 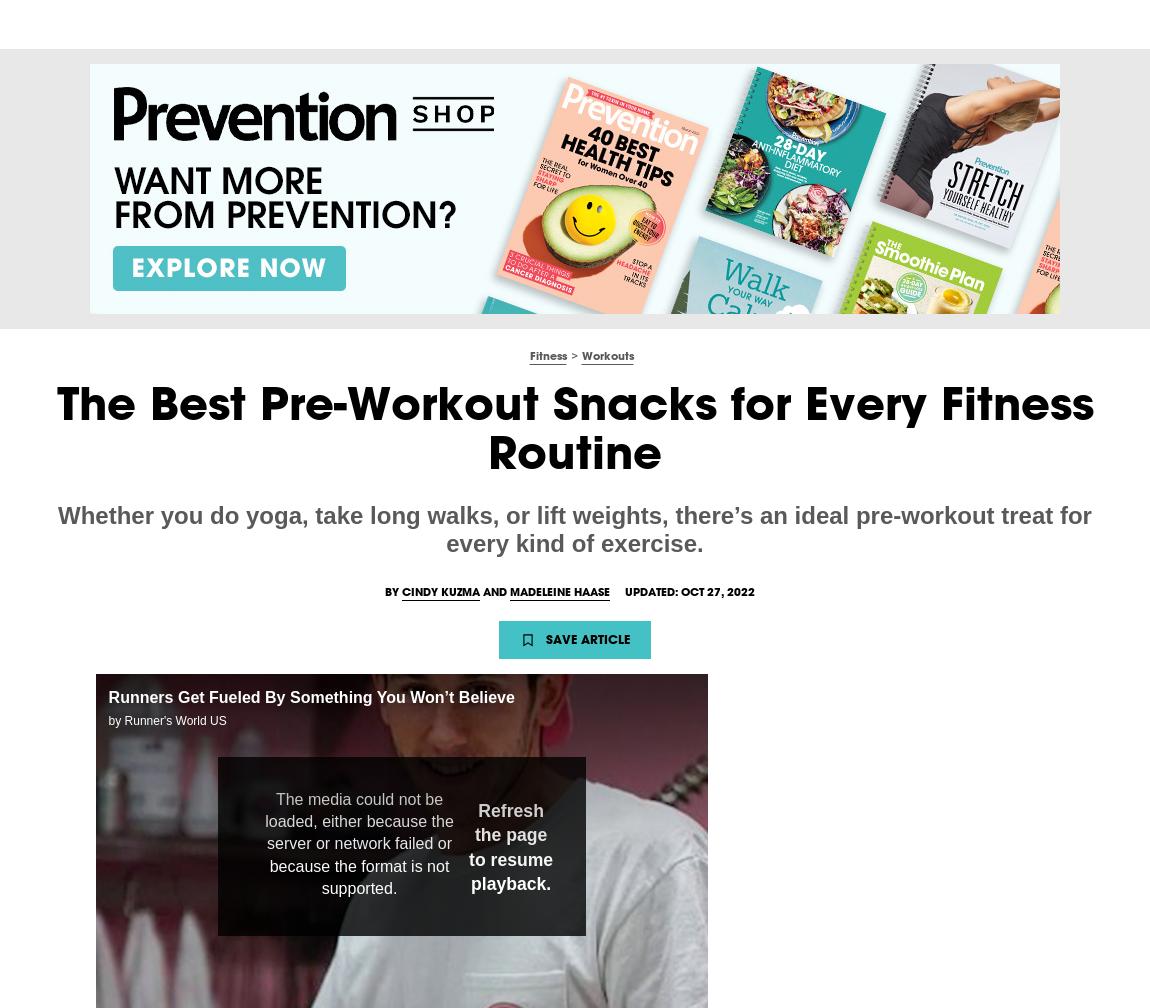 I want to click on '15 Easy Exercises to Burn Belly Fat', so click(x=217, y=938).